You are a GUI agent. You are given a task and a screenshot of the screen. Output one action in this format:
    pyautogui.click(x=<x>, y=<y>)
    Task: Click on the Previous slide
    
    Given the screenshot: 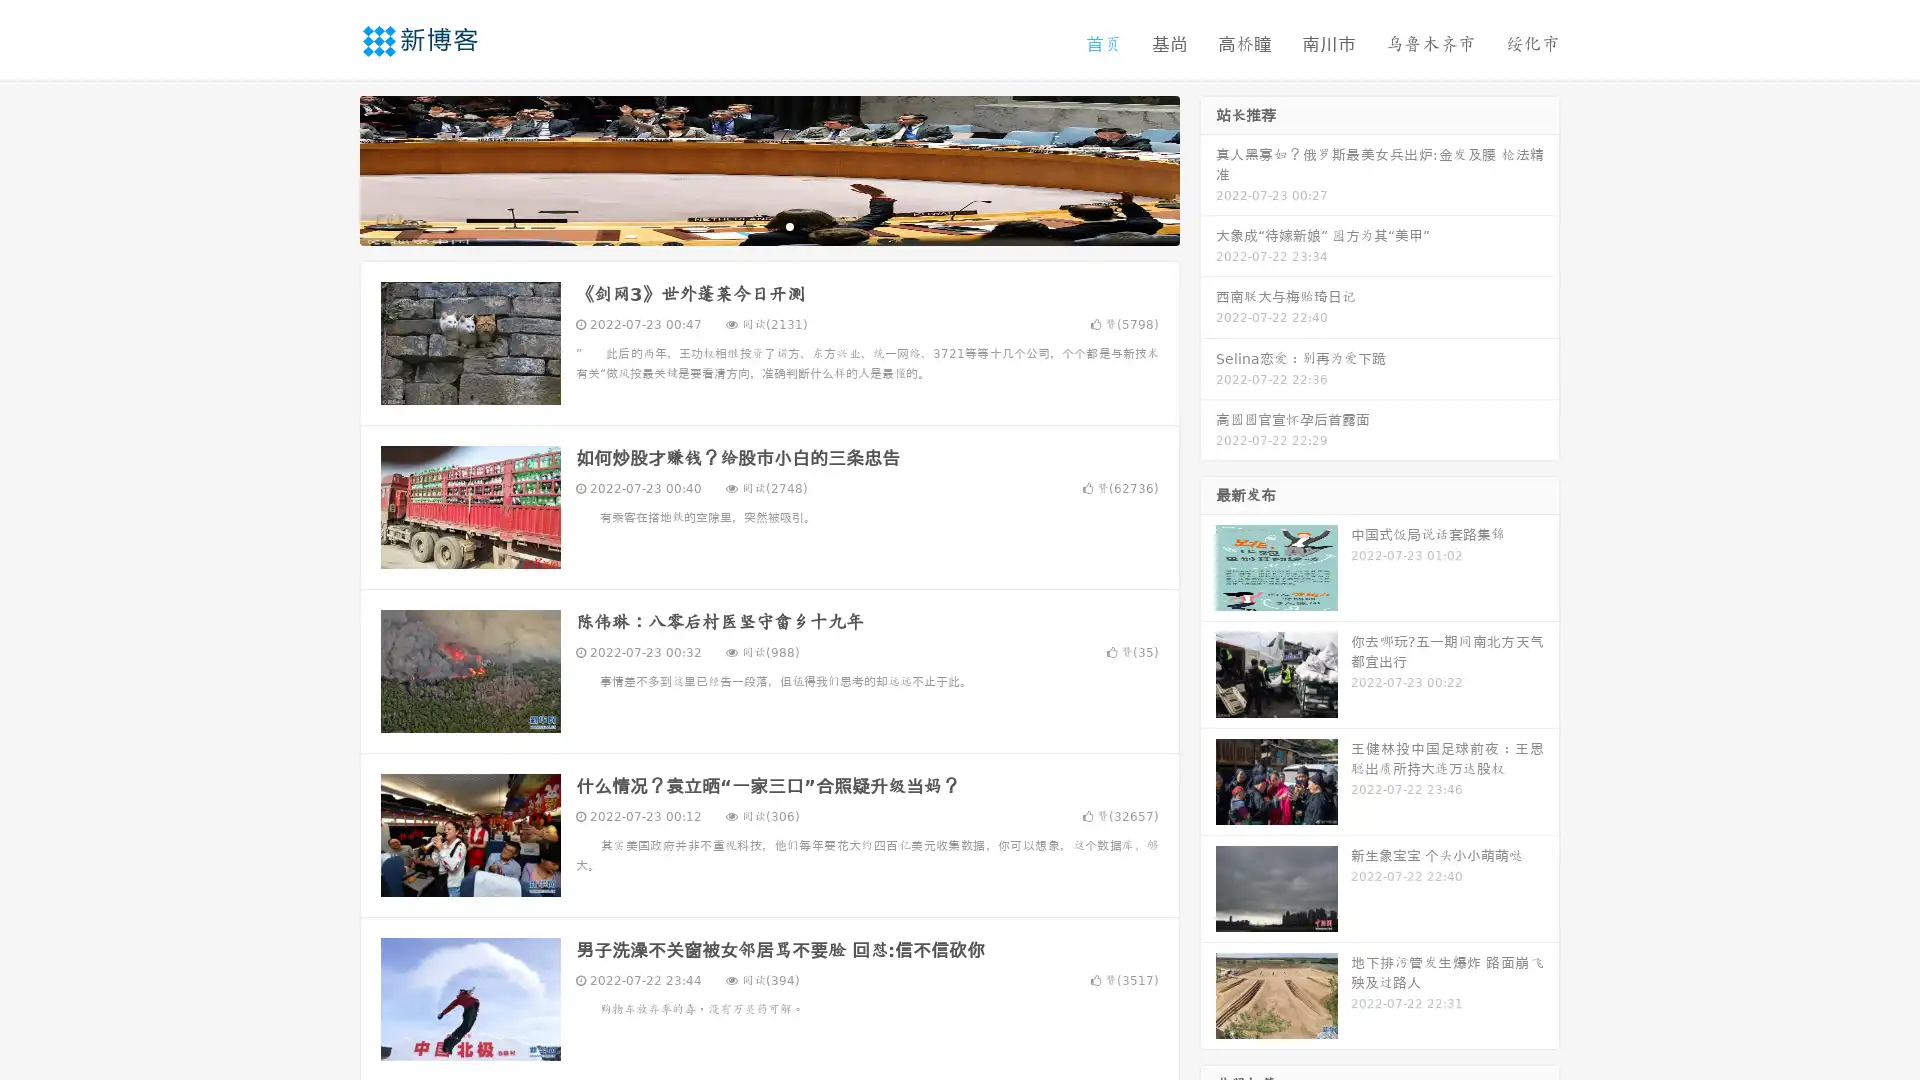 What is the action you would take?
    pyautogui.click(x=330, y=168)
    